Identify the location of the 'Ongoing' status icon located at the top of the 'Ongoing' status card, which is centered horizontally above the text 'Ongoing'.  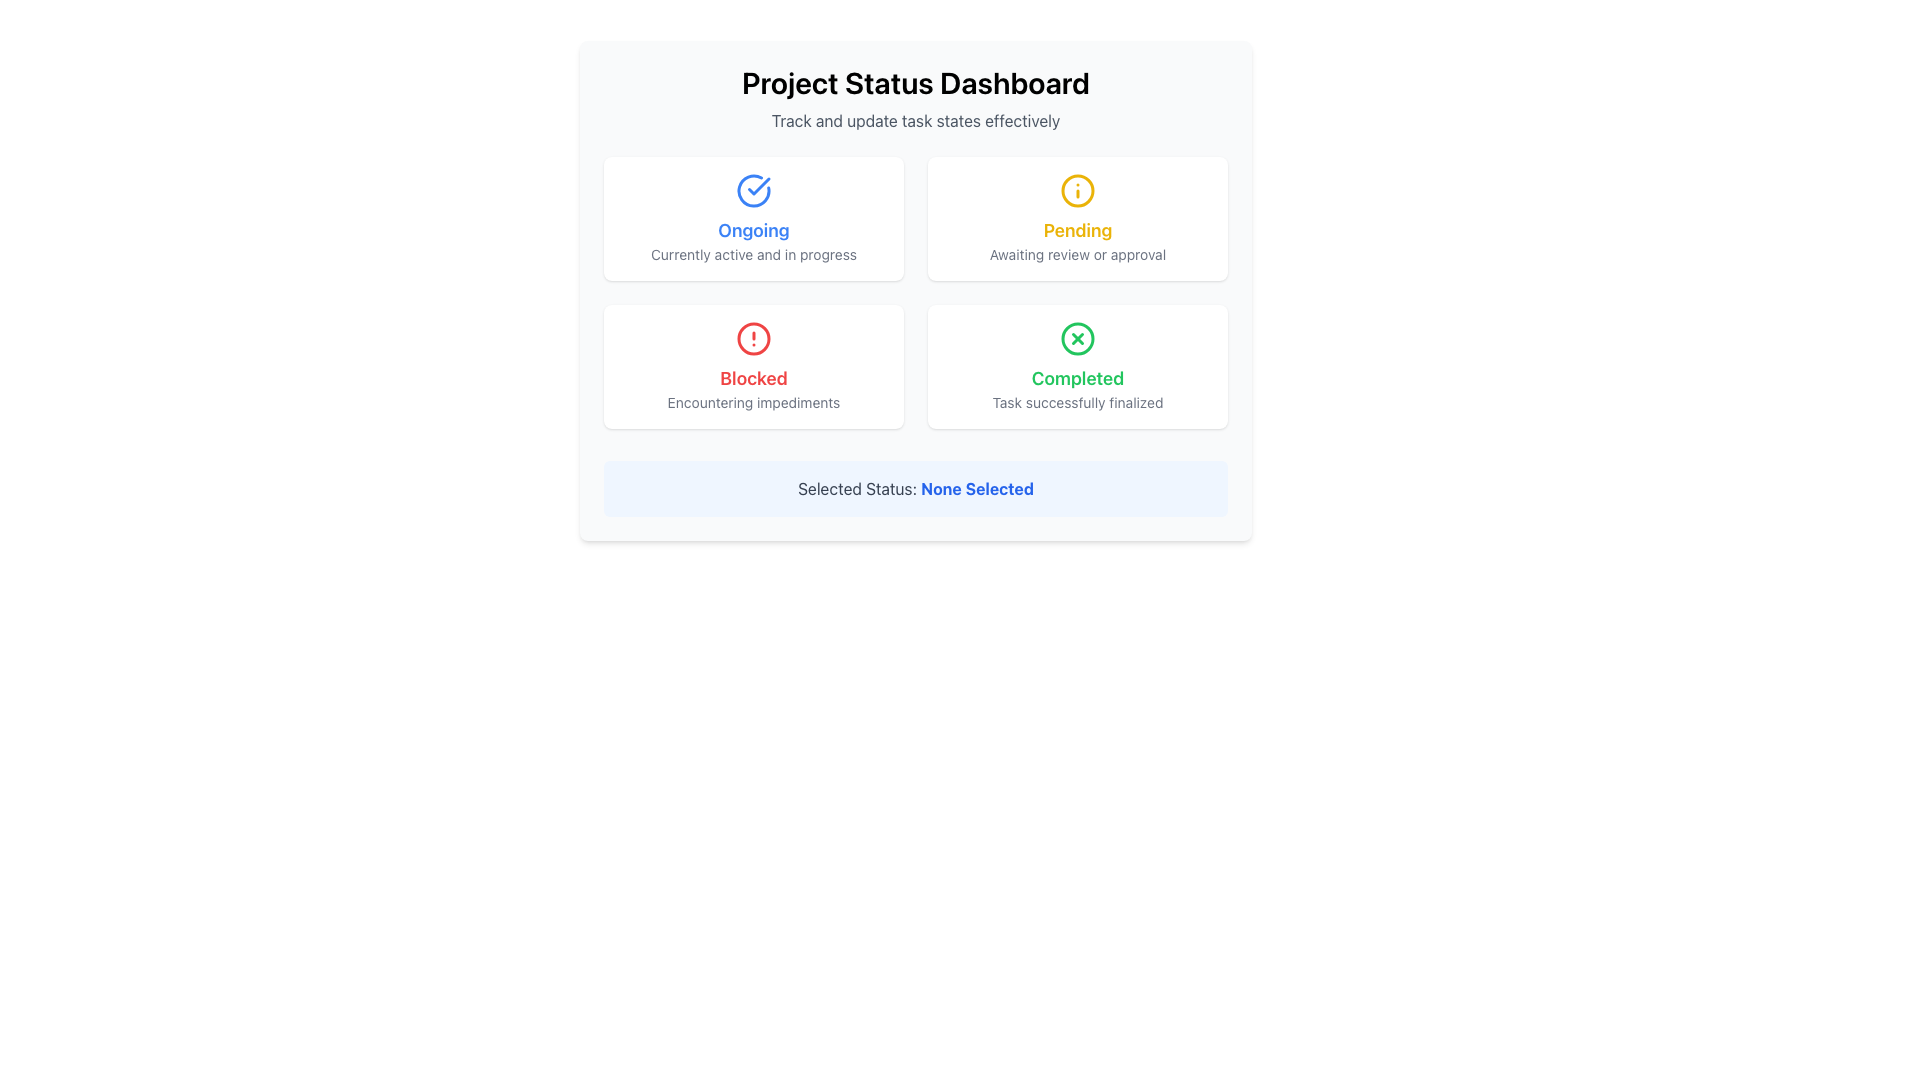
(752, 191).